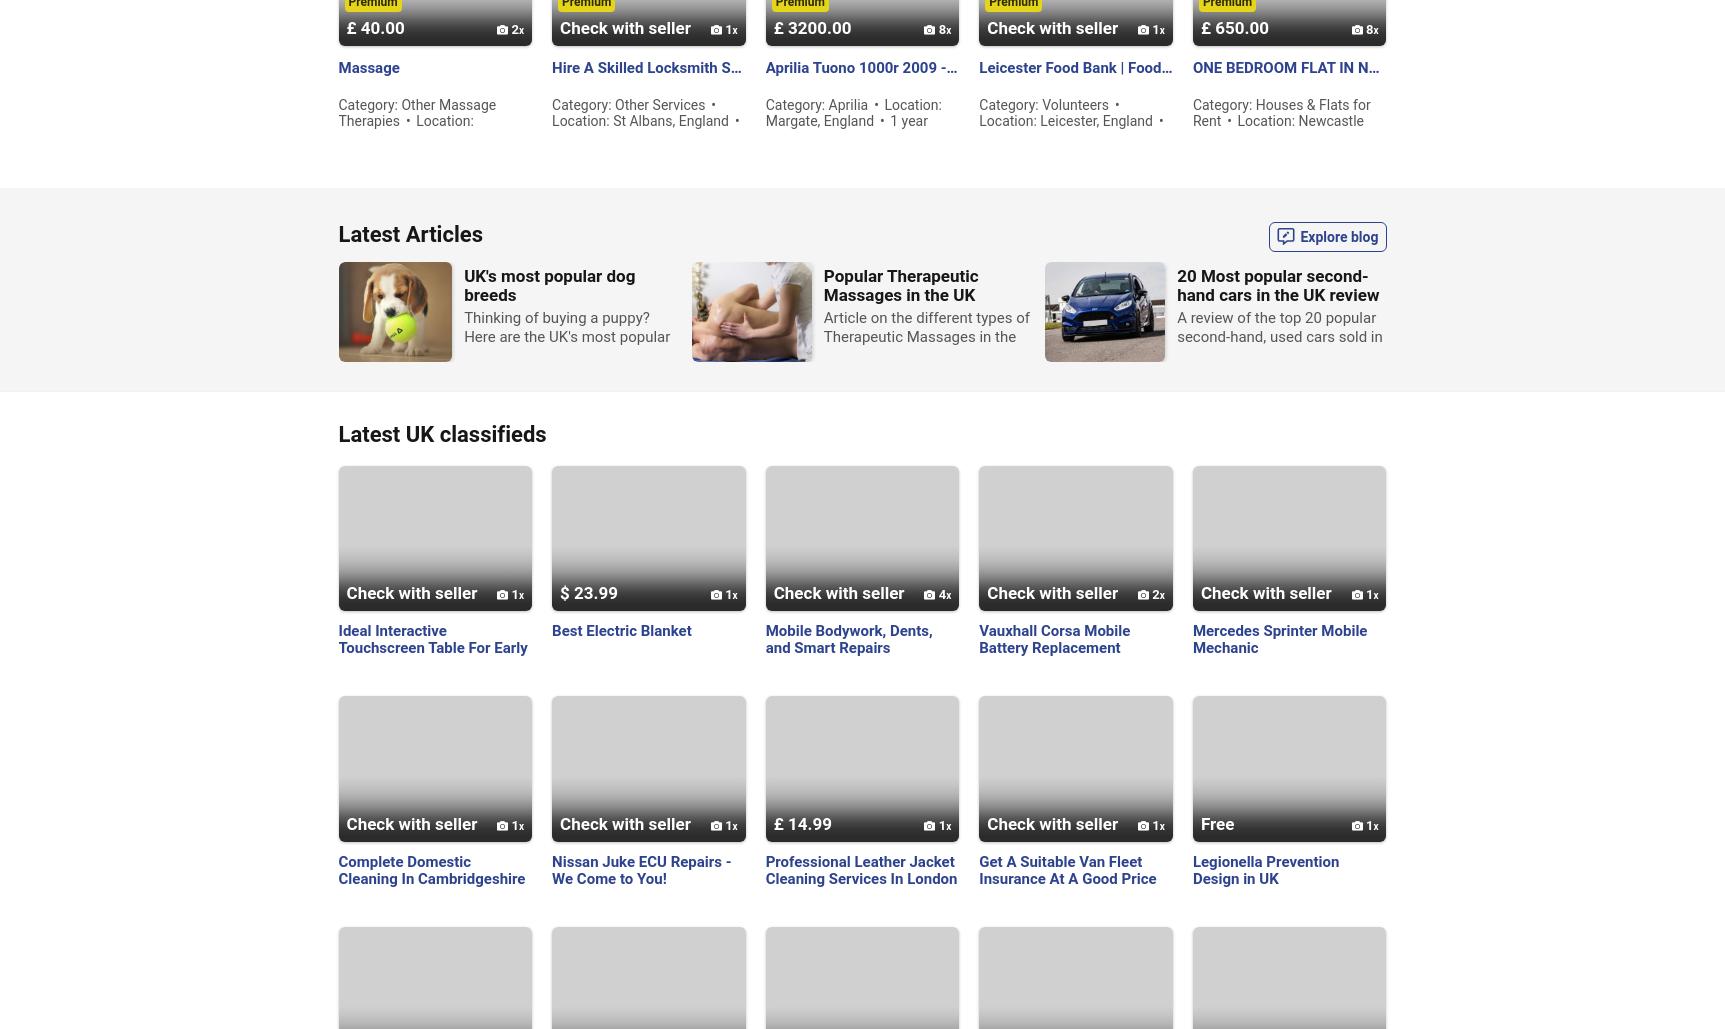  What do you see at coordinates (939, 592) in the screenshot?
I see `'4'` at bounding box center [939, 592].